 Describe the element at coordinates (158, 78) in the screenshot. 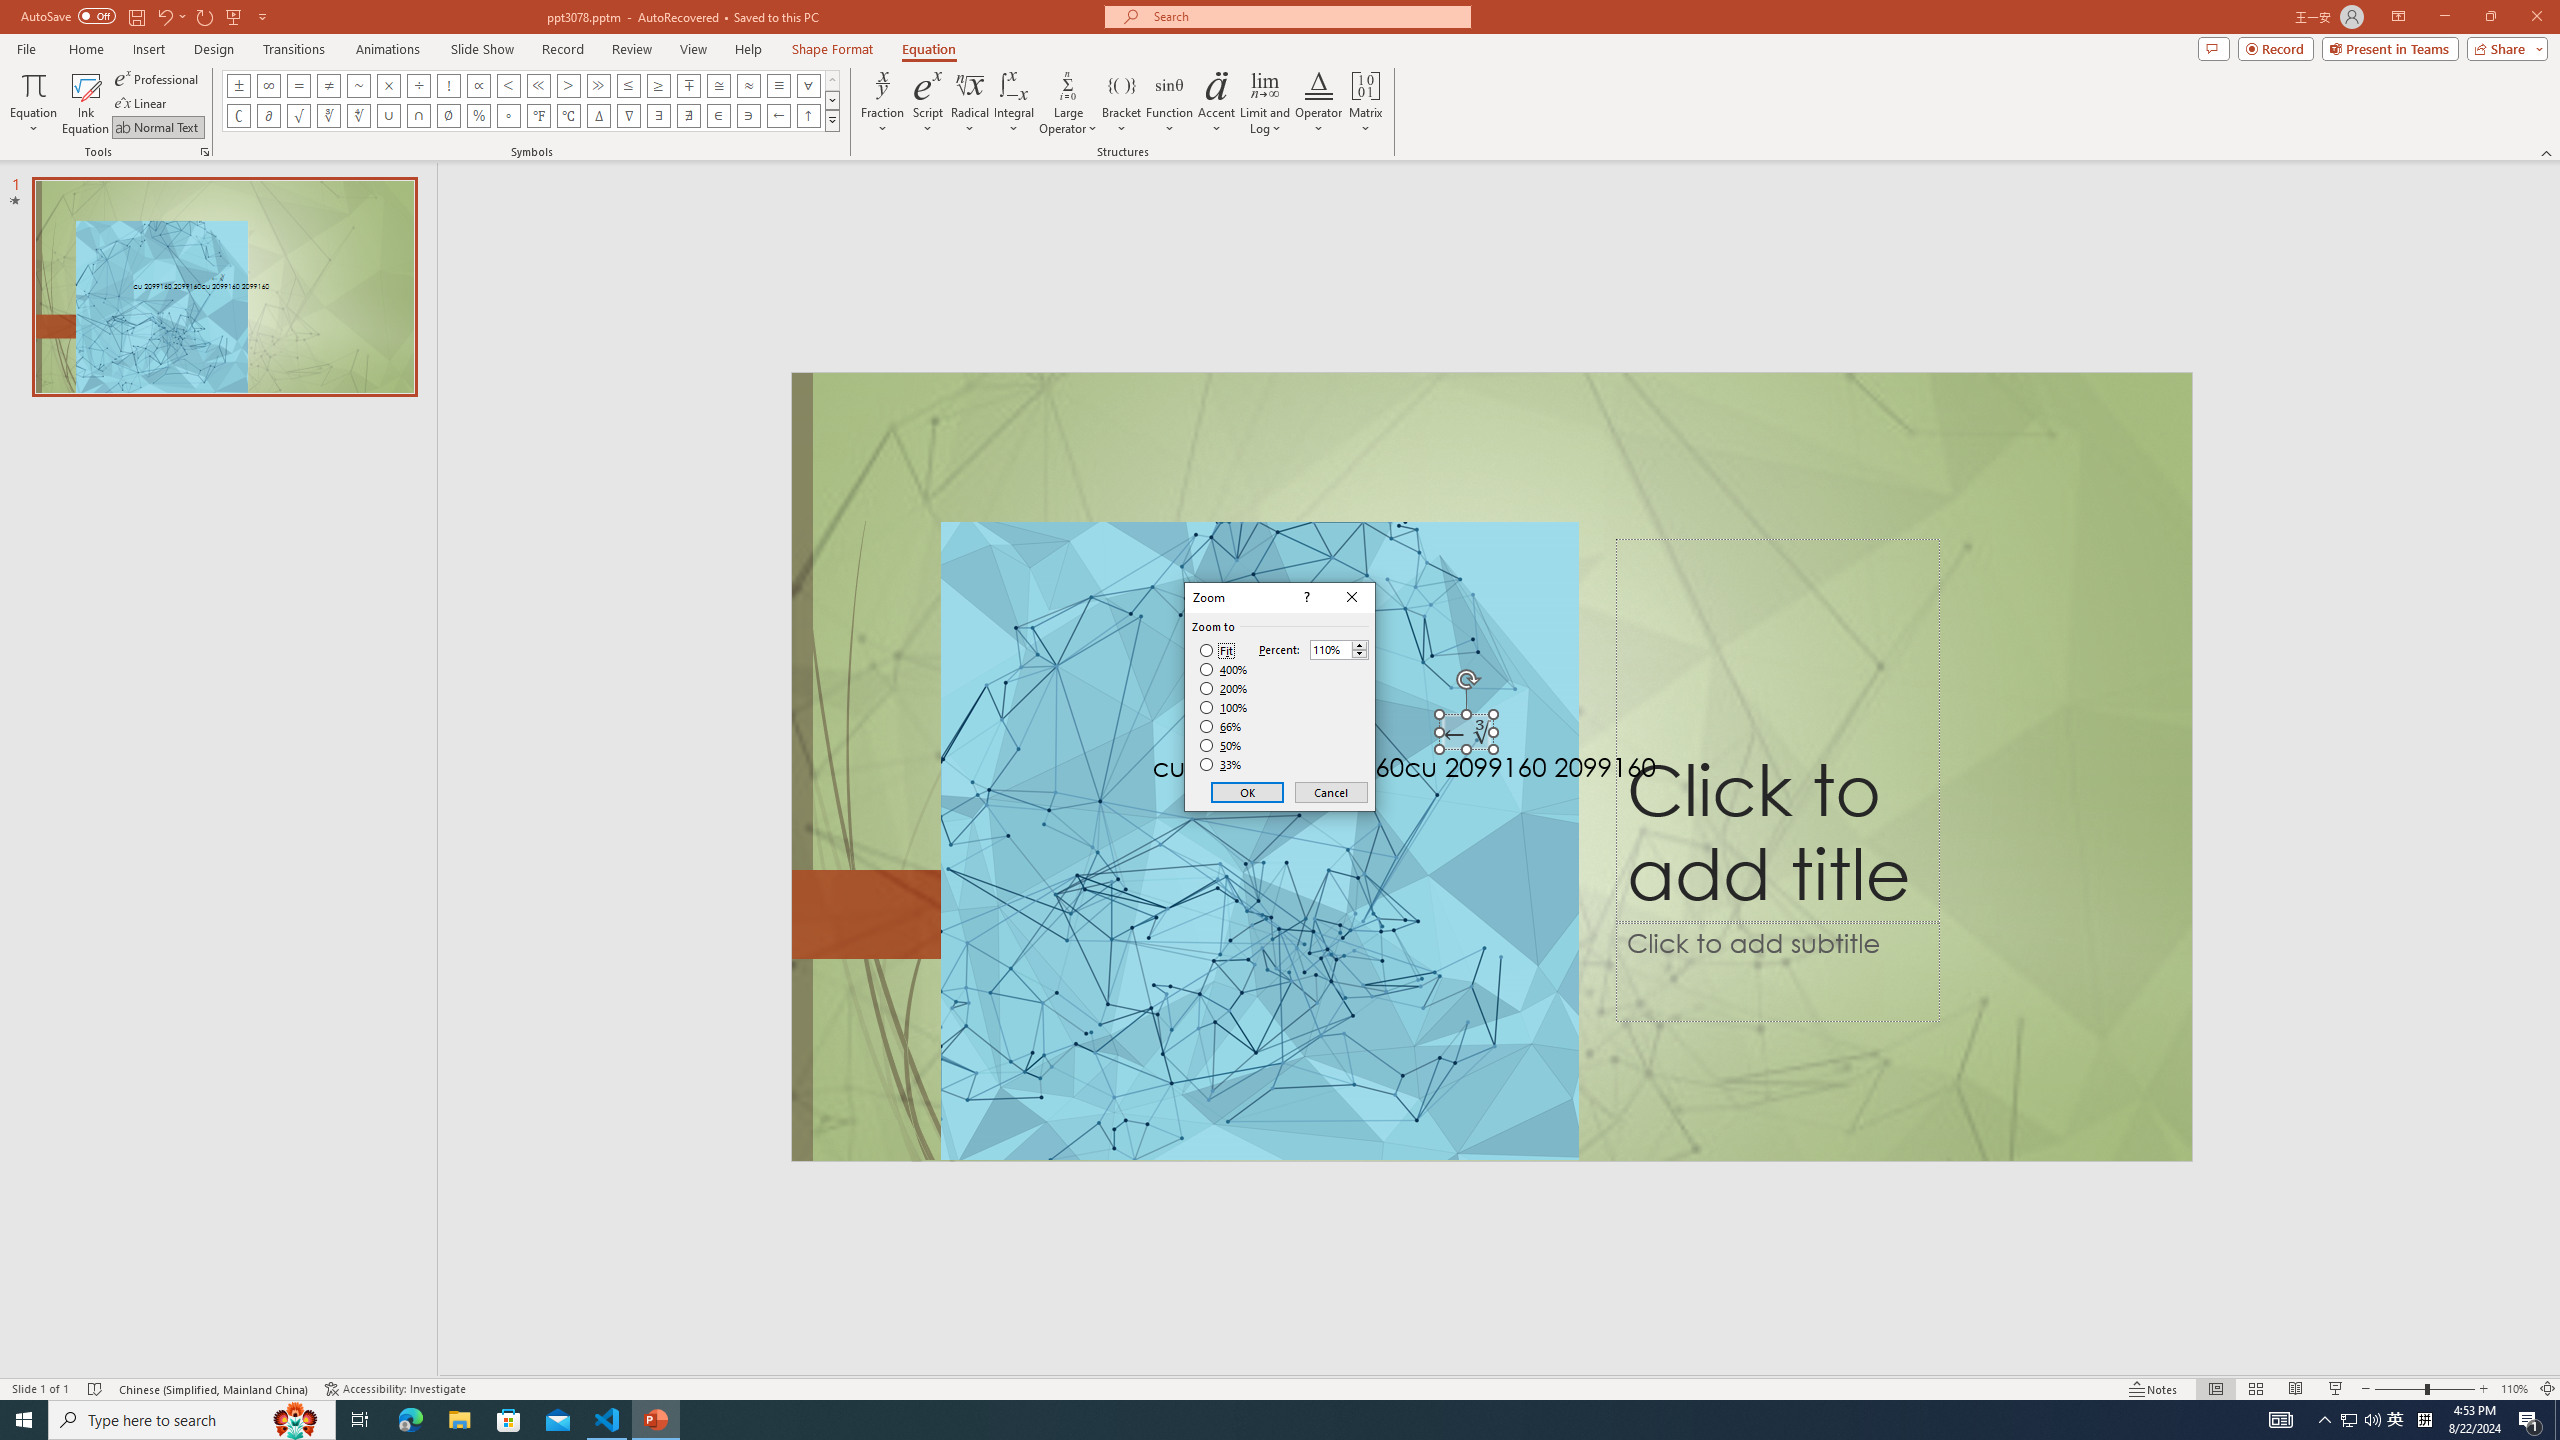

I see `'Professional'` at that location.